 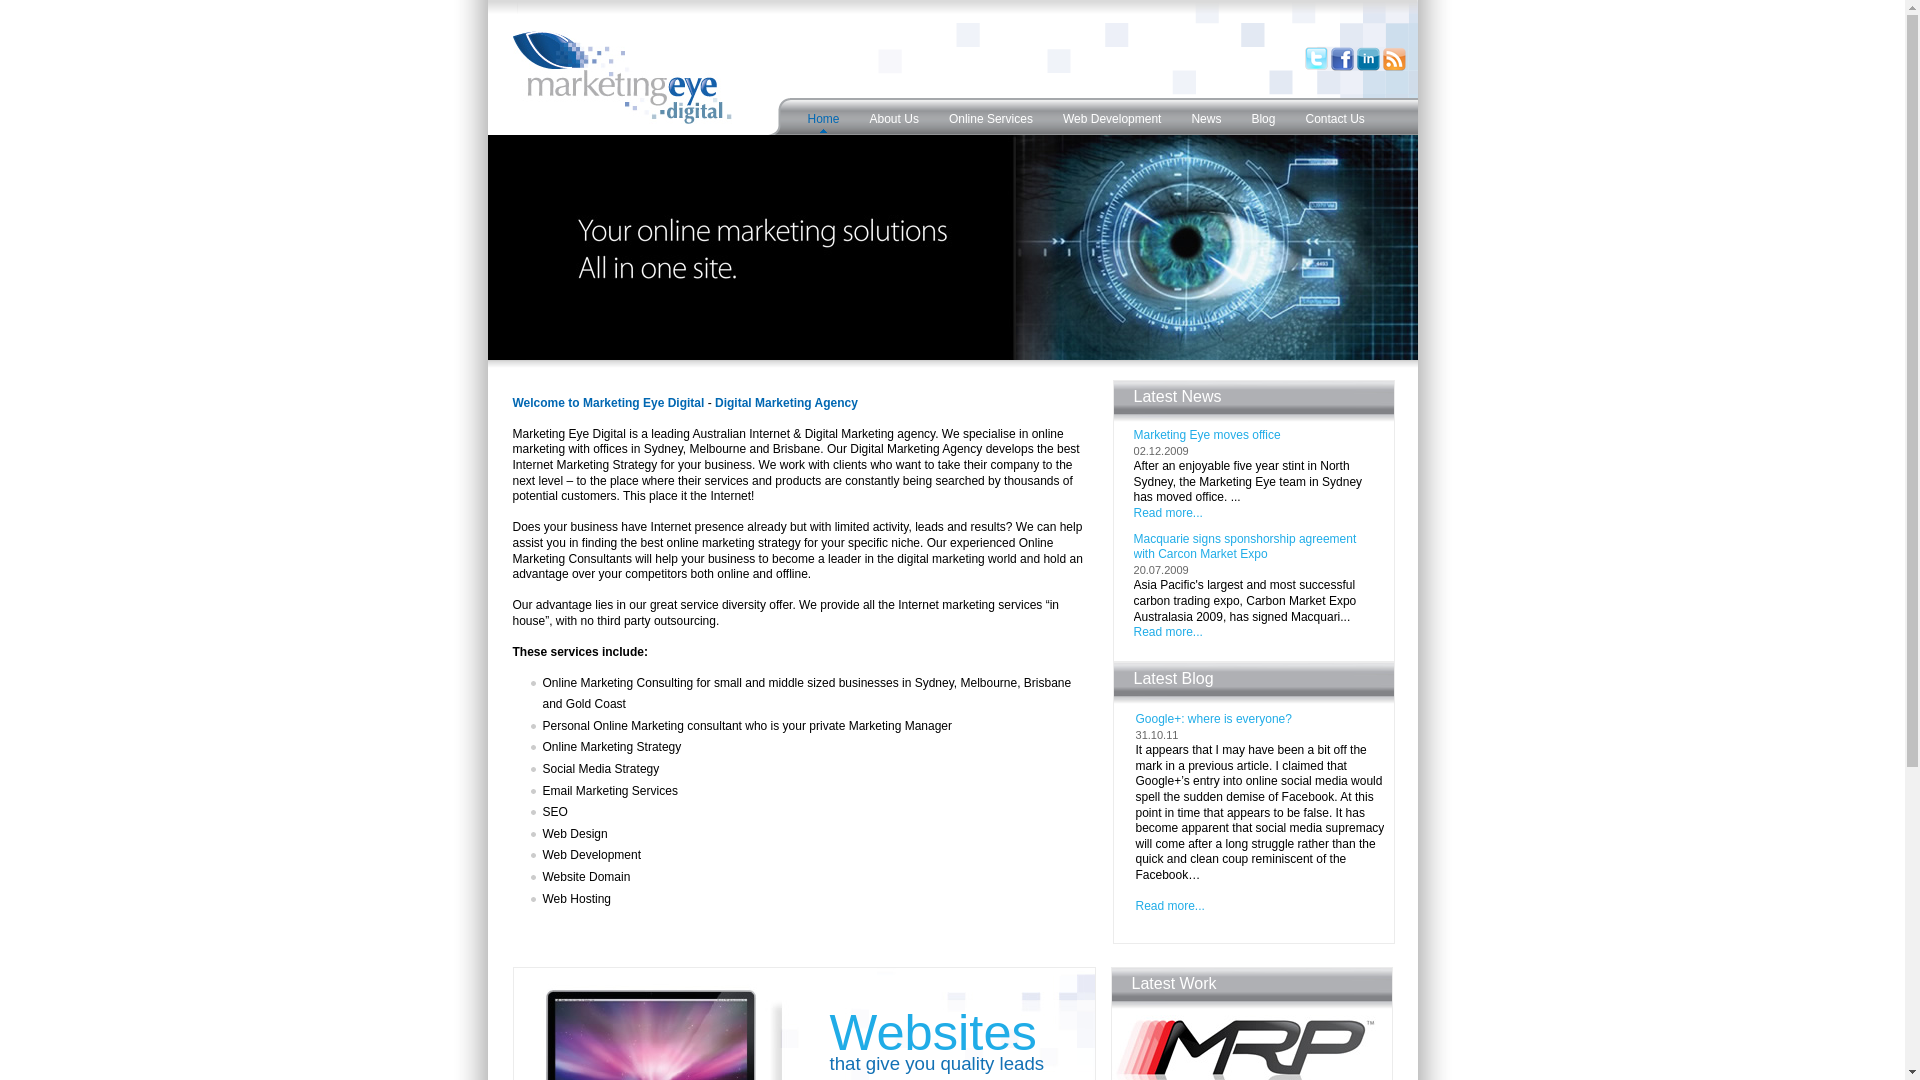 I want to click on 'Marketing Eye Digital', so click(x=512, y=76).